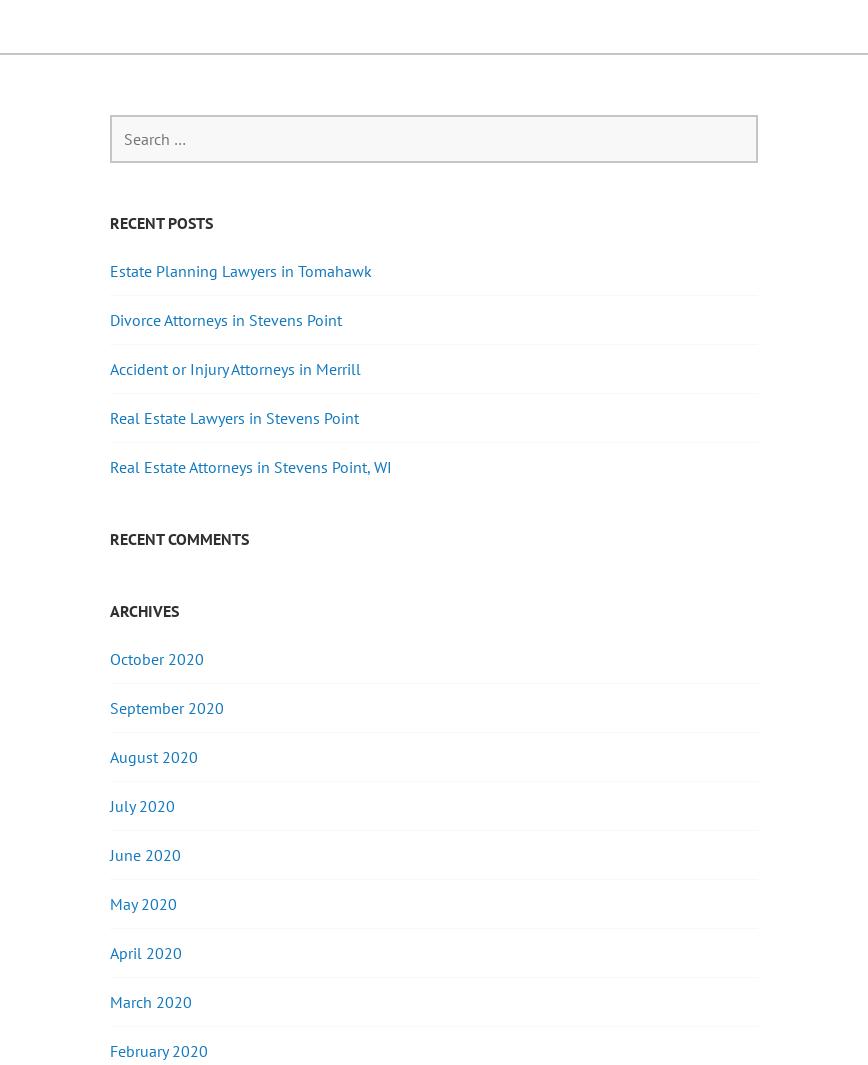 The width and height of the screenshot is (868, 1065). I want to click on 'Divorce Attorneys in Stevens Point', so click(225, 317).